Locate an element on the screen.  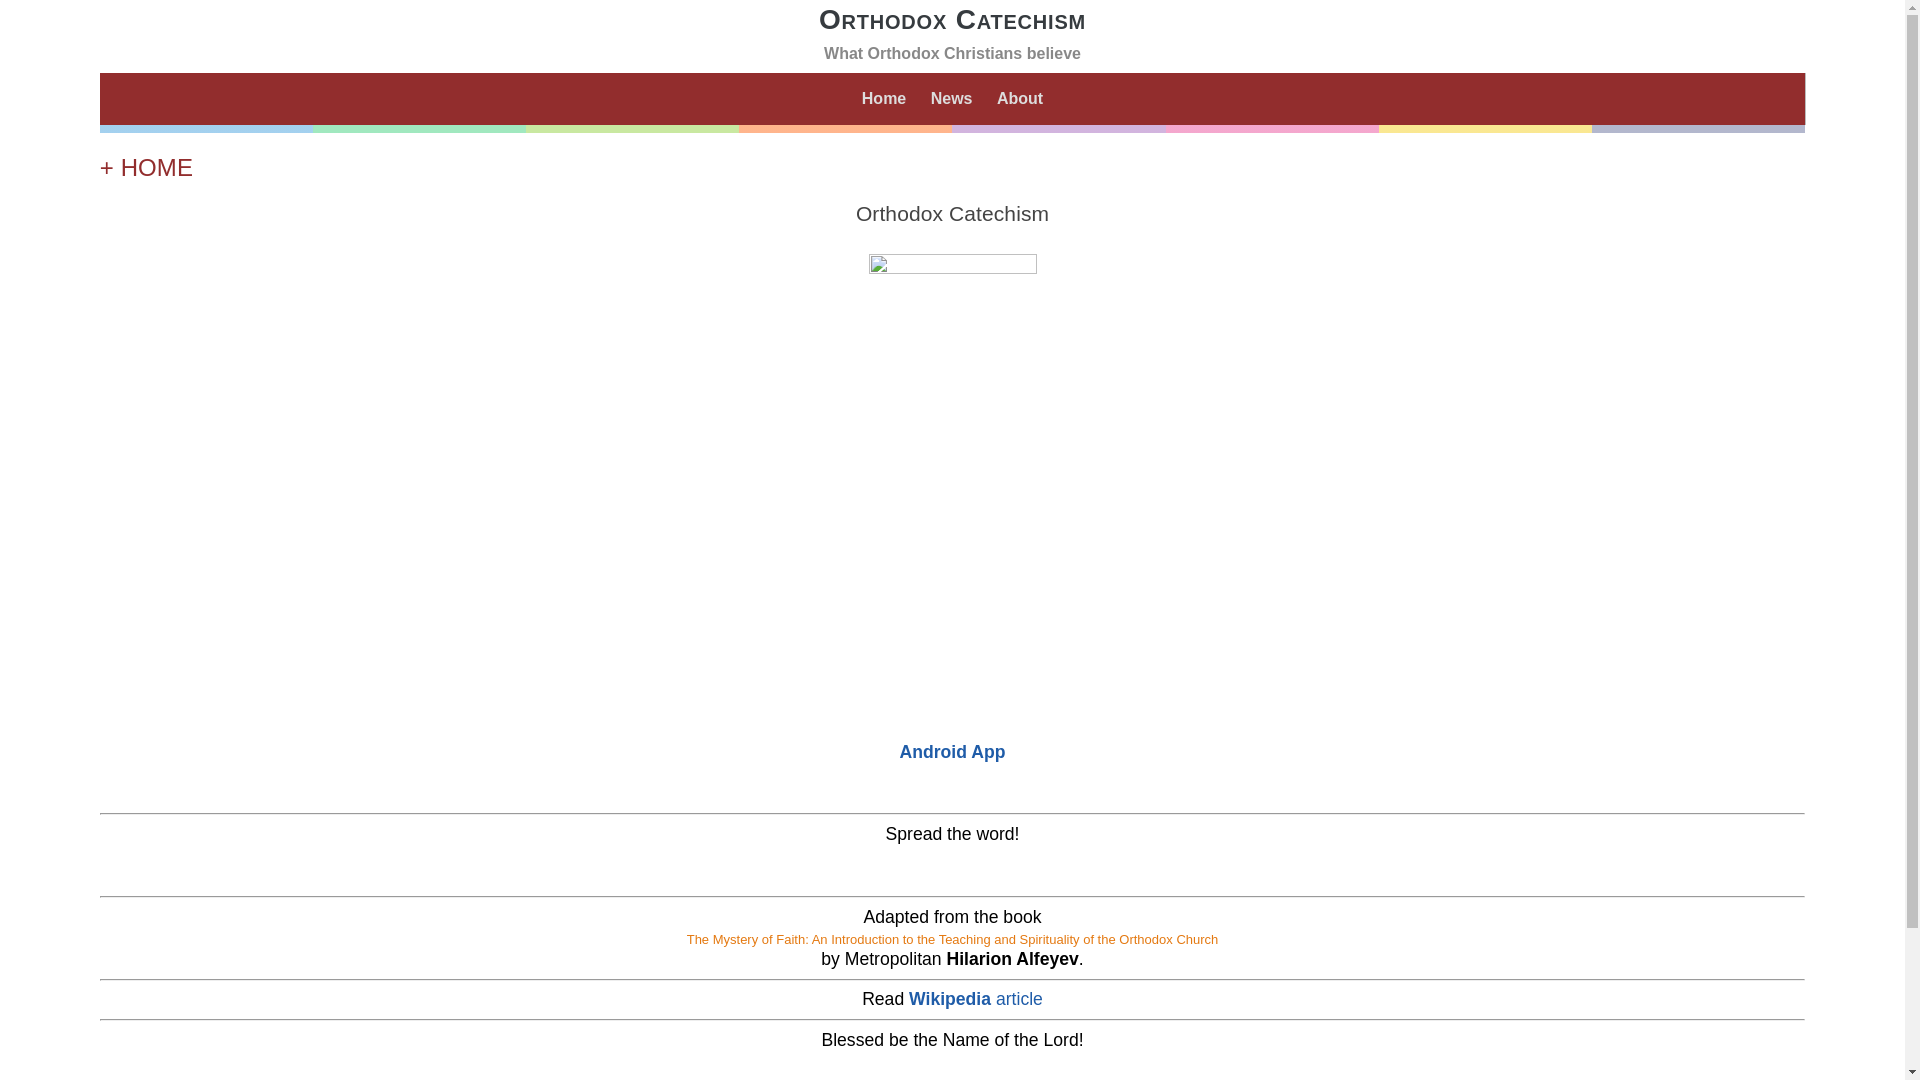
'Android App' is located at coordinates (952, 752).